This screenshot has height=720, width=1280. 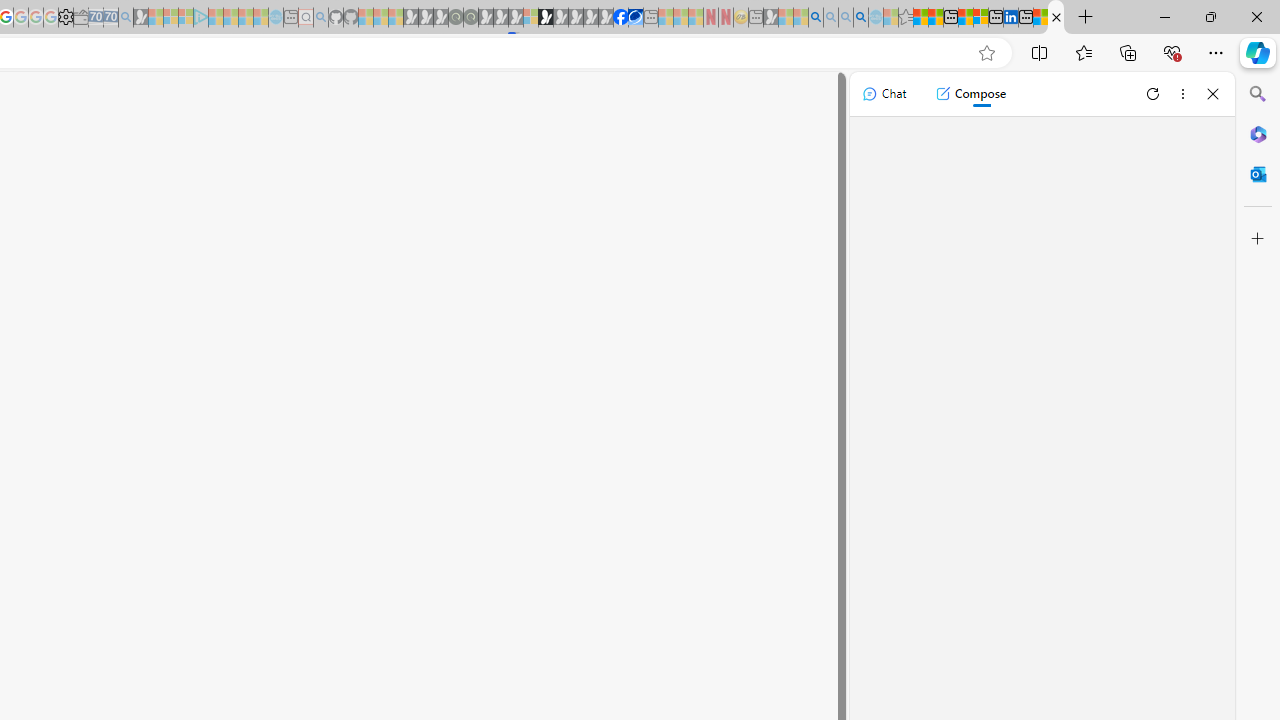 What do you see at coordinates (620, 17) in the screenshot?
I see `'Nordace | Facebook'` at bounding box center [620, 17].